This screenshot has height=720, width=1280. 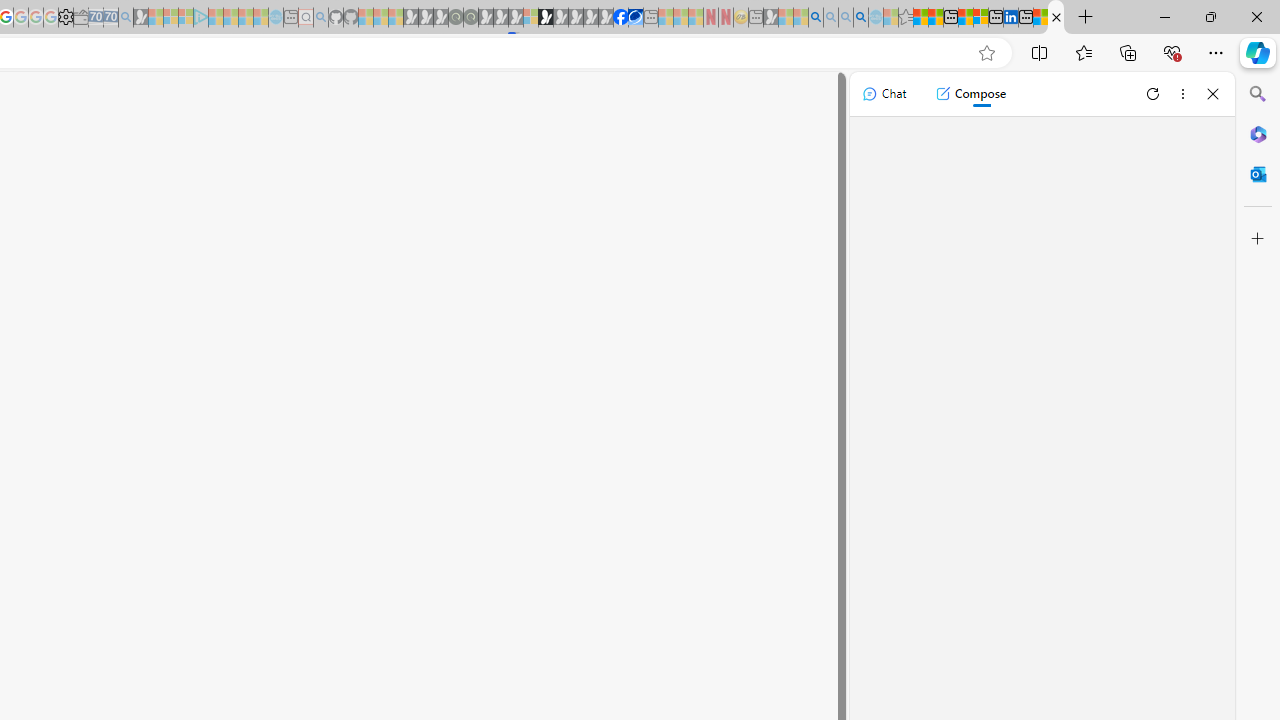 What do you see at coordinates (620, 17) in the screenshot?
I see `'Nordace | Facebook'` at bounding box center [620, 17].